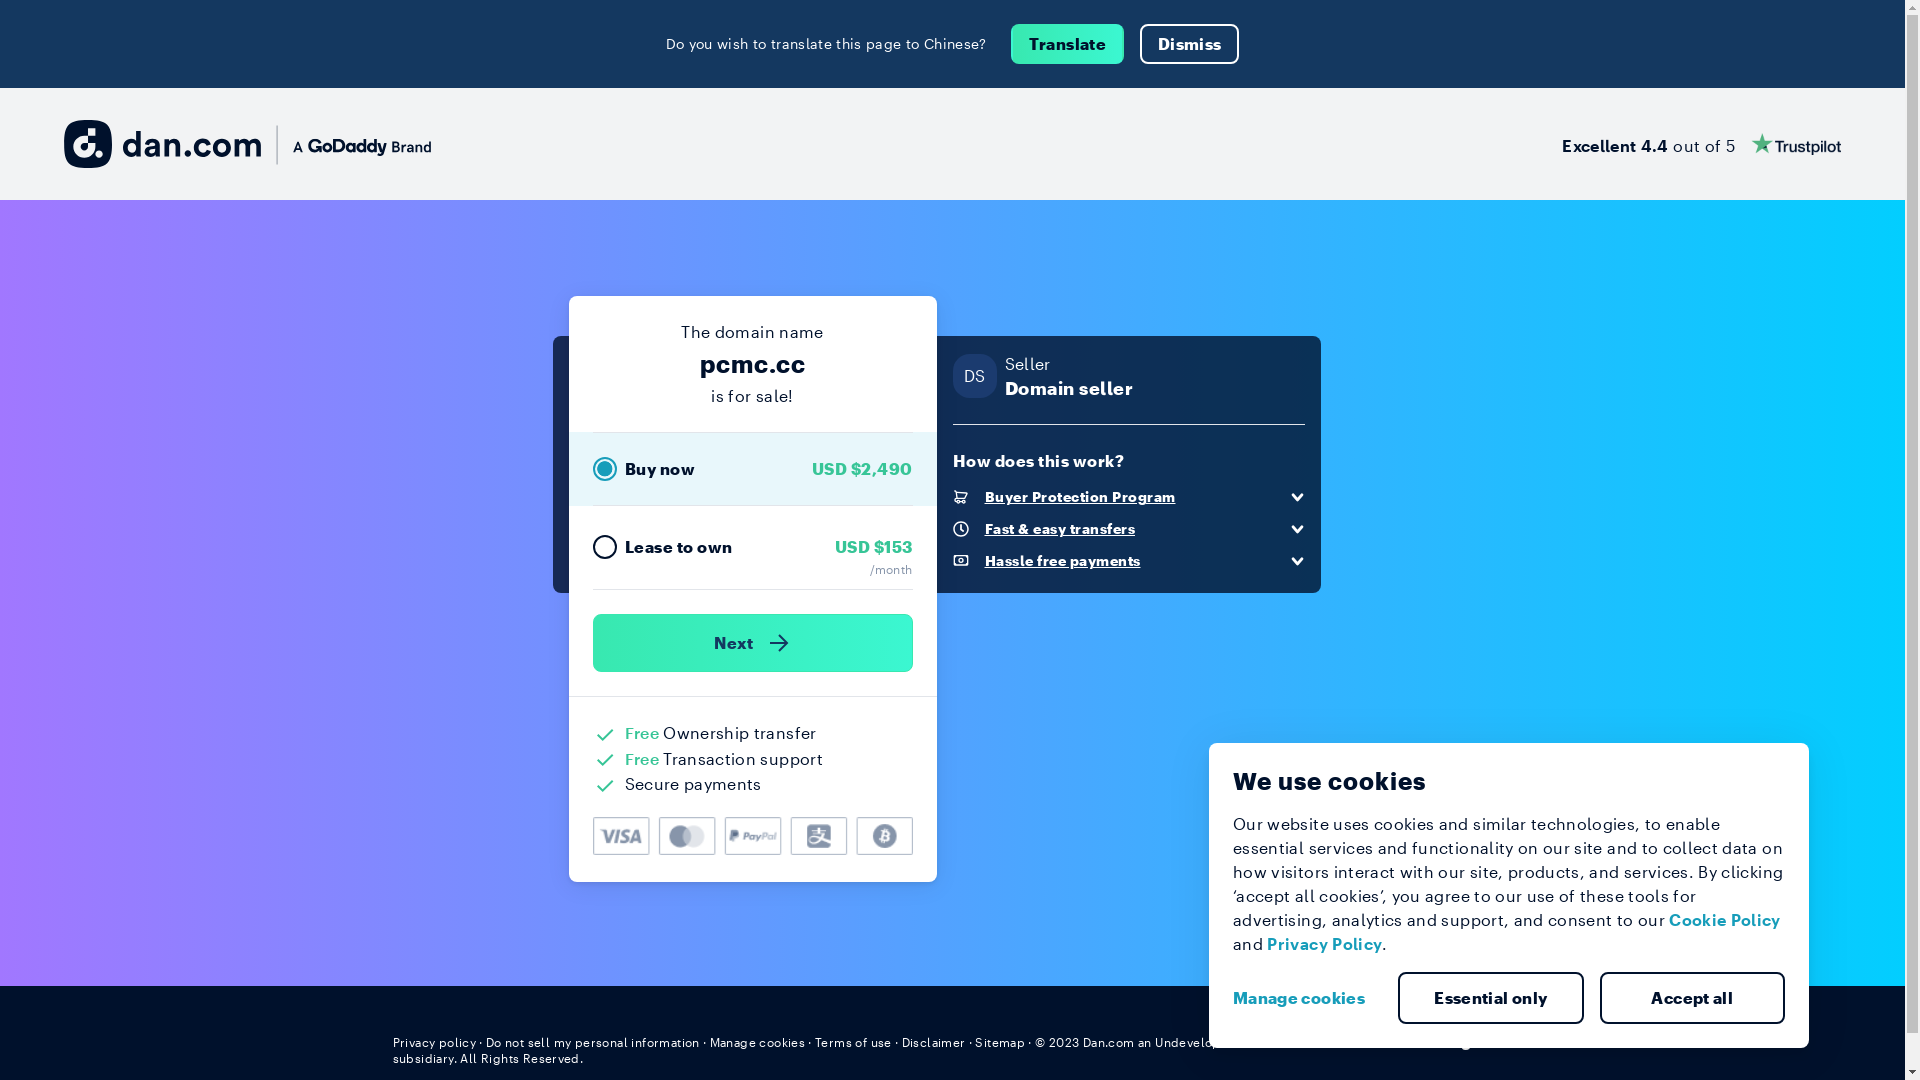 The height and width of the screenshot is (1080, 1920). I want to click on 'Do not sell my personal information', so click(592, 1040).